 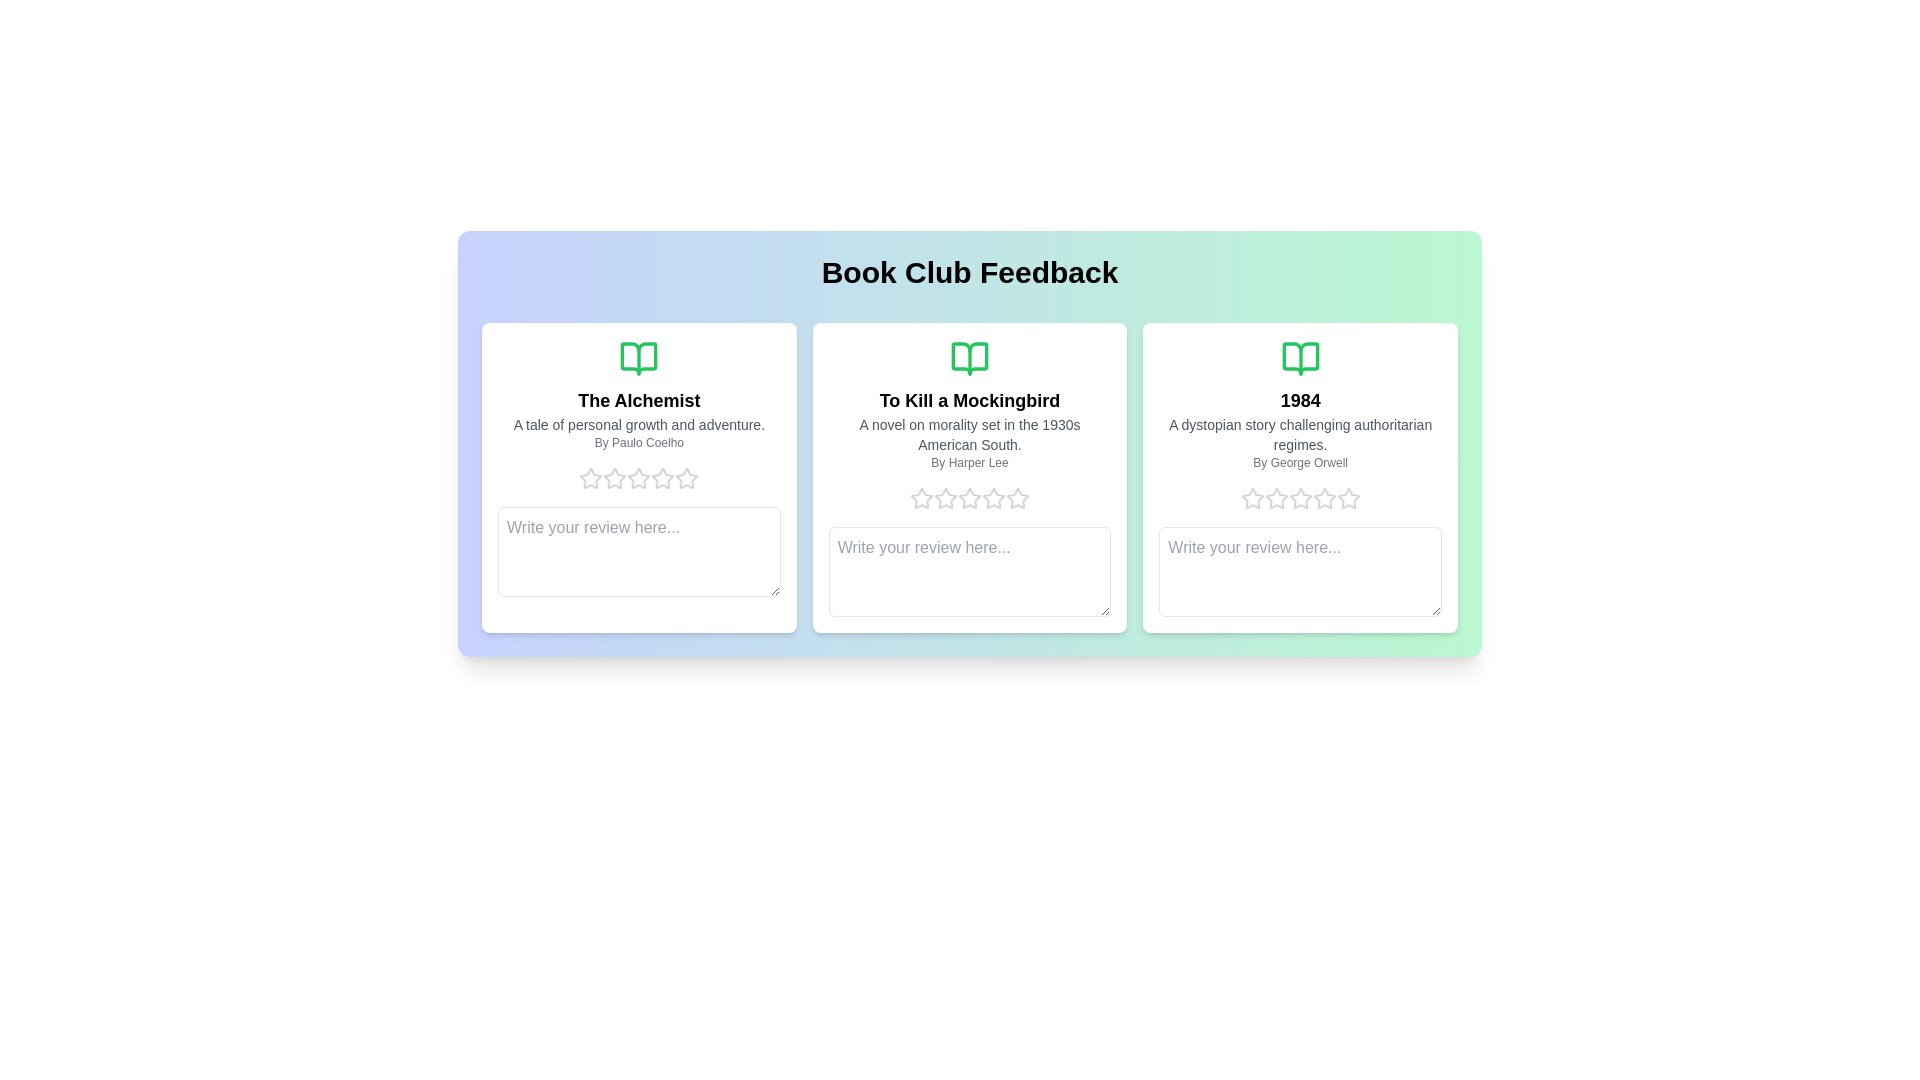 What do you see at coordinates (1017, 497) in the screenshot?
I see `the fifth gray star icon representing the rating for 'To Kill a Mockingbird'` at bounding box center [1017, 497].